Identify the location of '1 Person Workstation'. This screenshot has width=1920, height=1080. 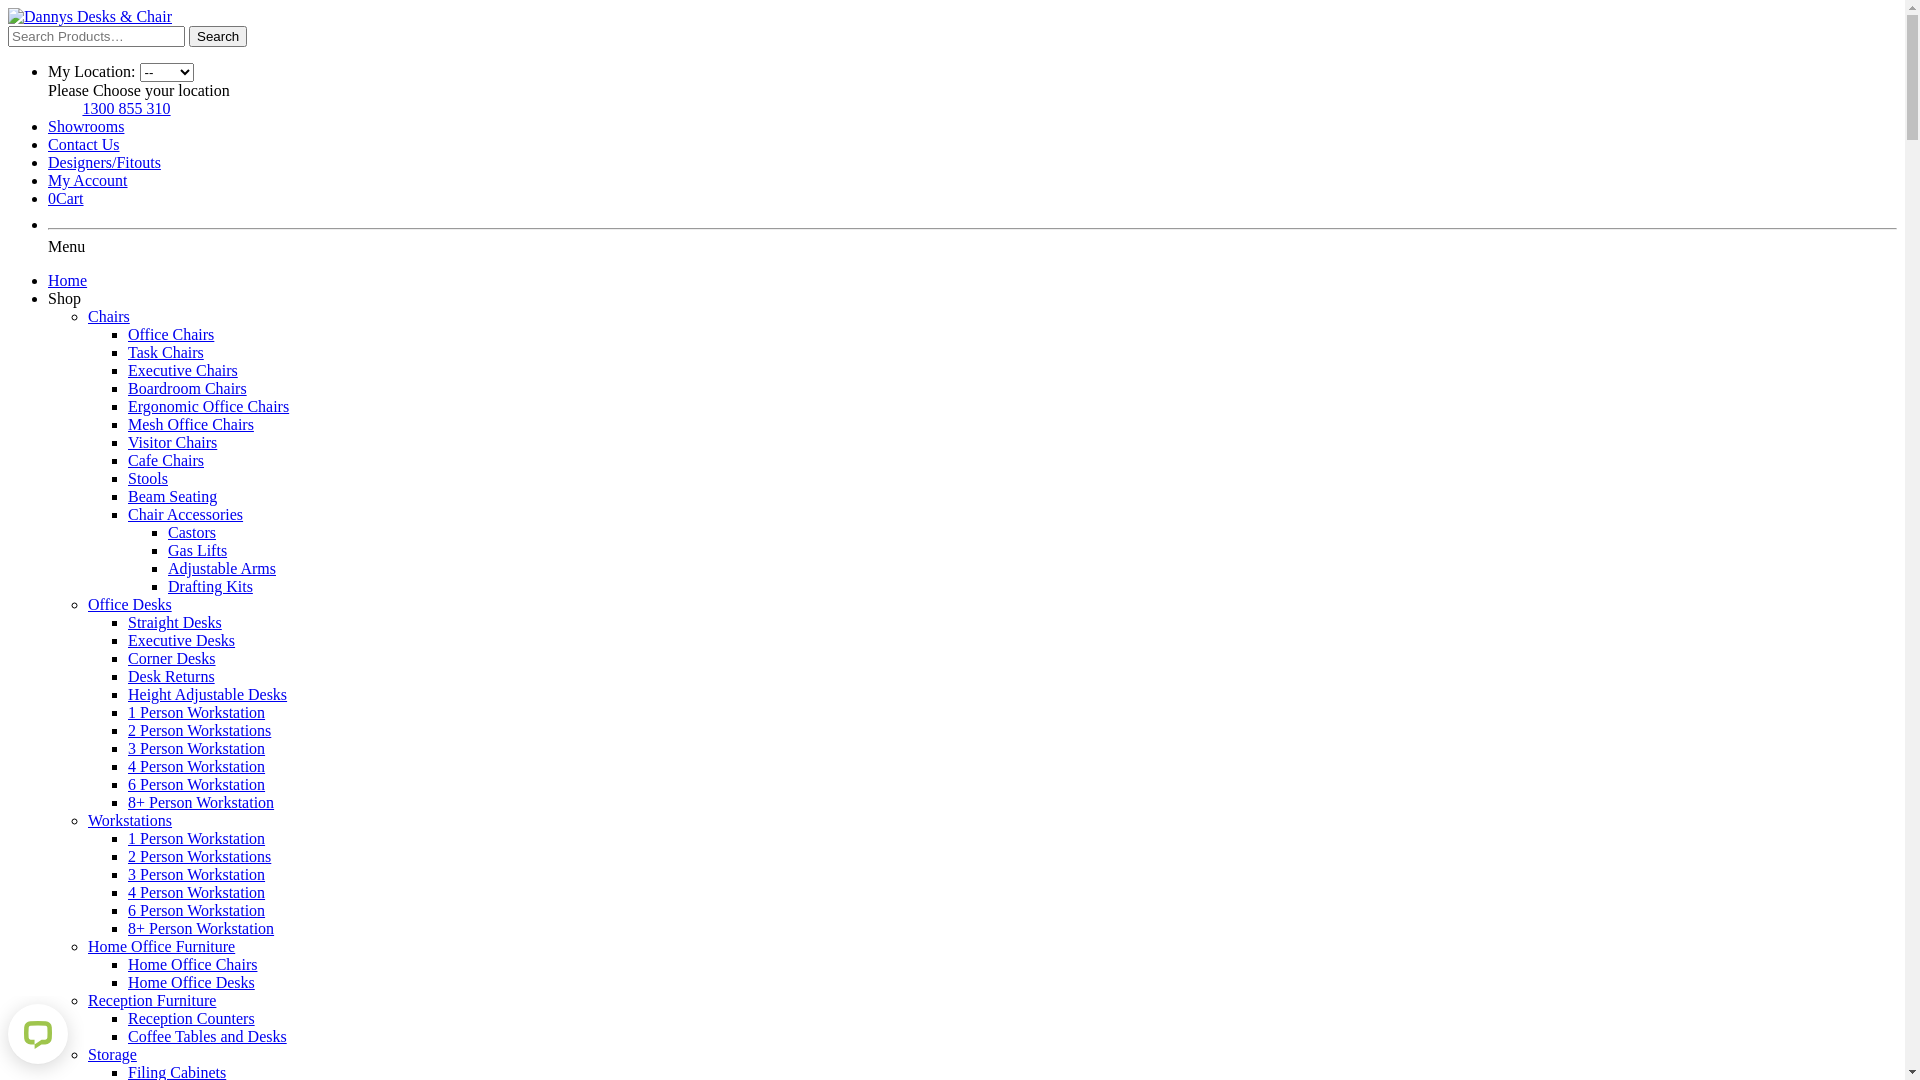
(196, 838).